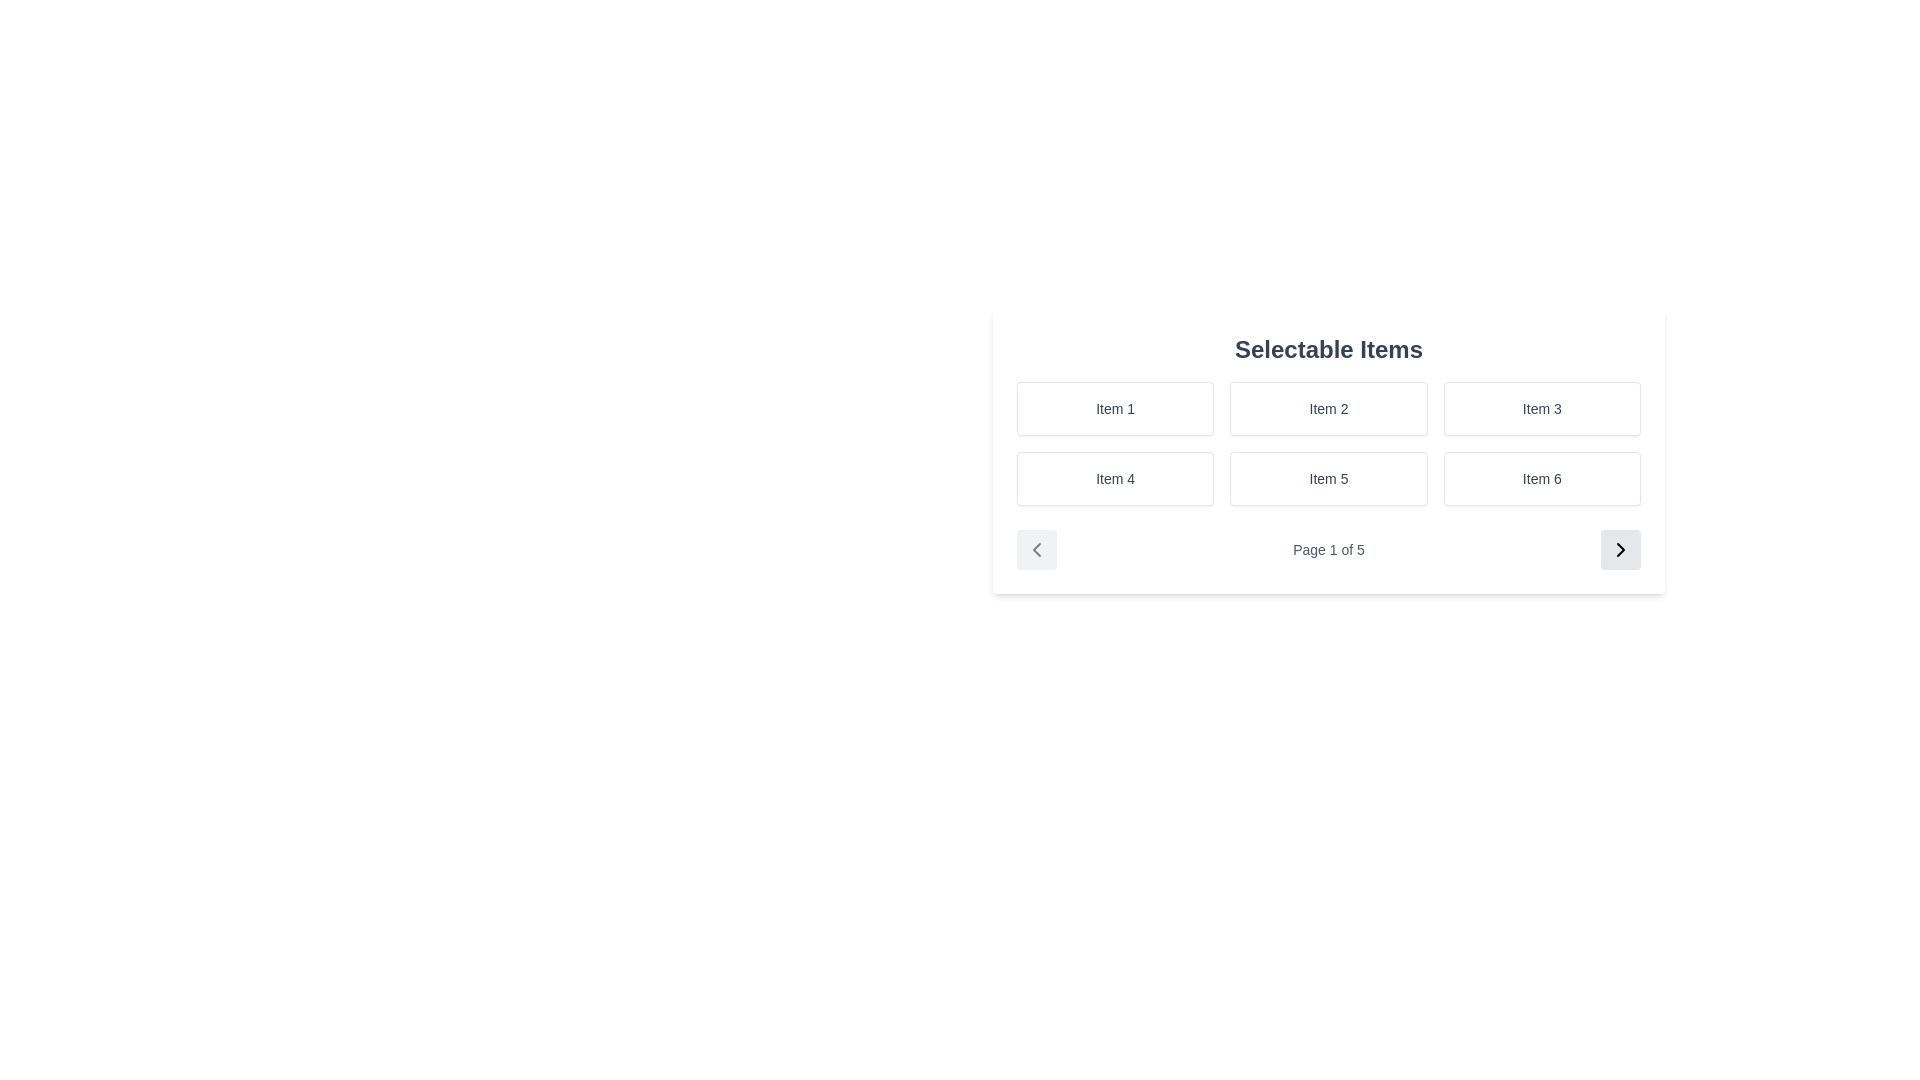  What do you see at coordinates (1329, 407) in the screenshot?
I see `the text label that contains 'Item 2', which is styled with a medium-sized font and gray text color, located in the first row's middle item of a 2x3 grid layout under the heading 'Selectable Items'` at bounding box center [1329, 407].